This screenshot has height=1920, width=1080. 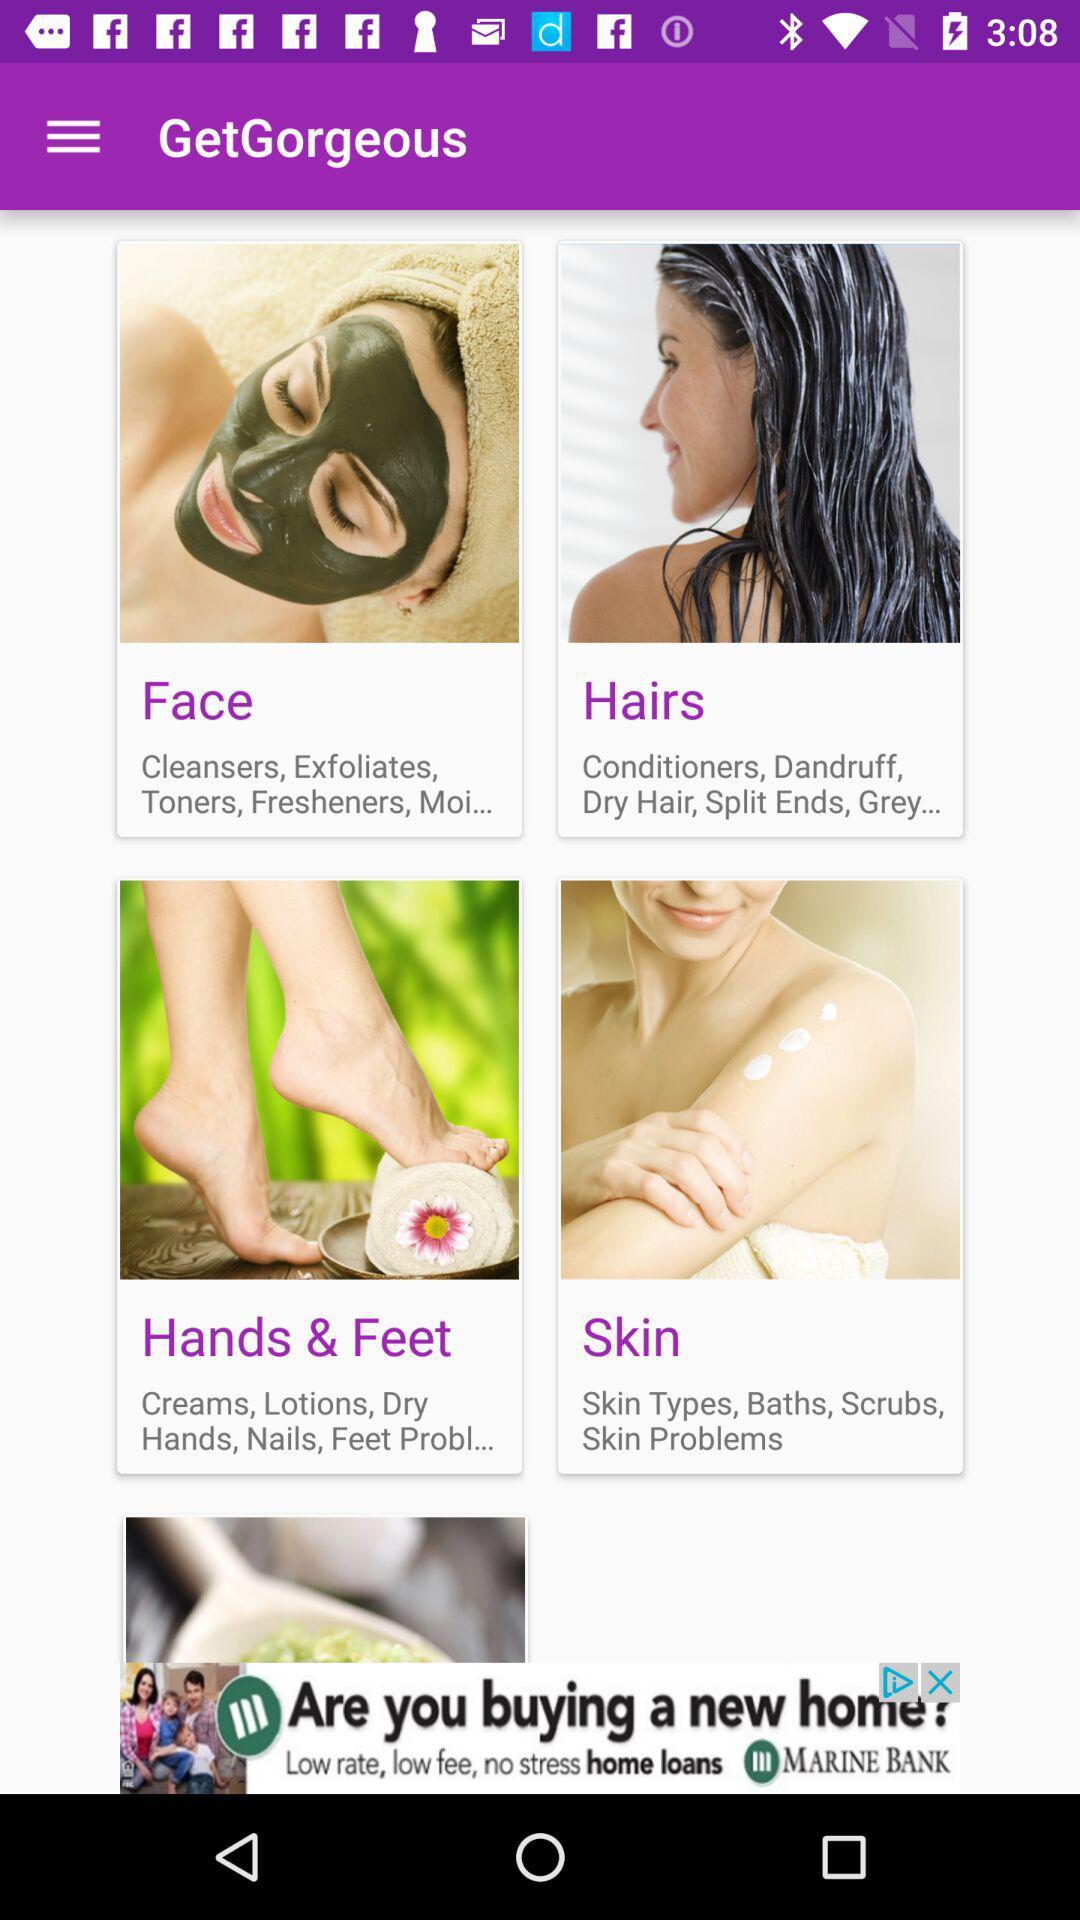 I want to click on sub article, so click(x=318, y=1175).